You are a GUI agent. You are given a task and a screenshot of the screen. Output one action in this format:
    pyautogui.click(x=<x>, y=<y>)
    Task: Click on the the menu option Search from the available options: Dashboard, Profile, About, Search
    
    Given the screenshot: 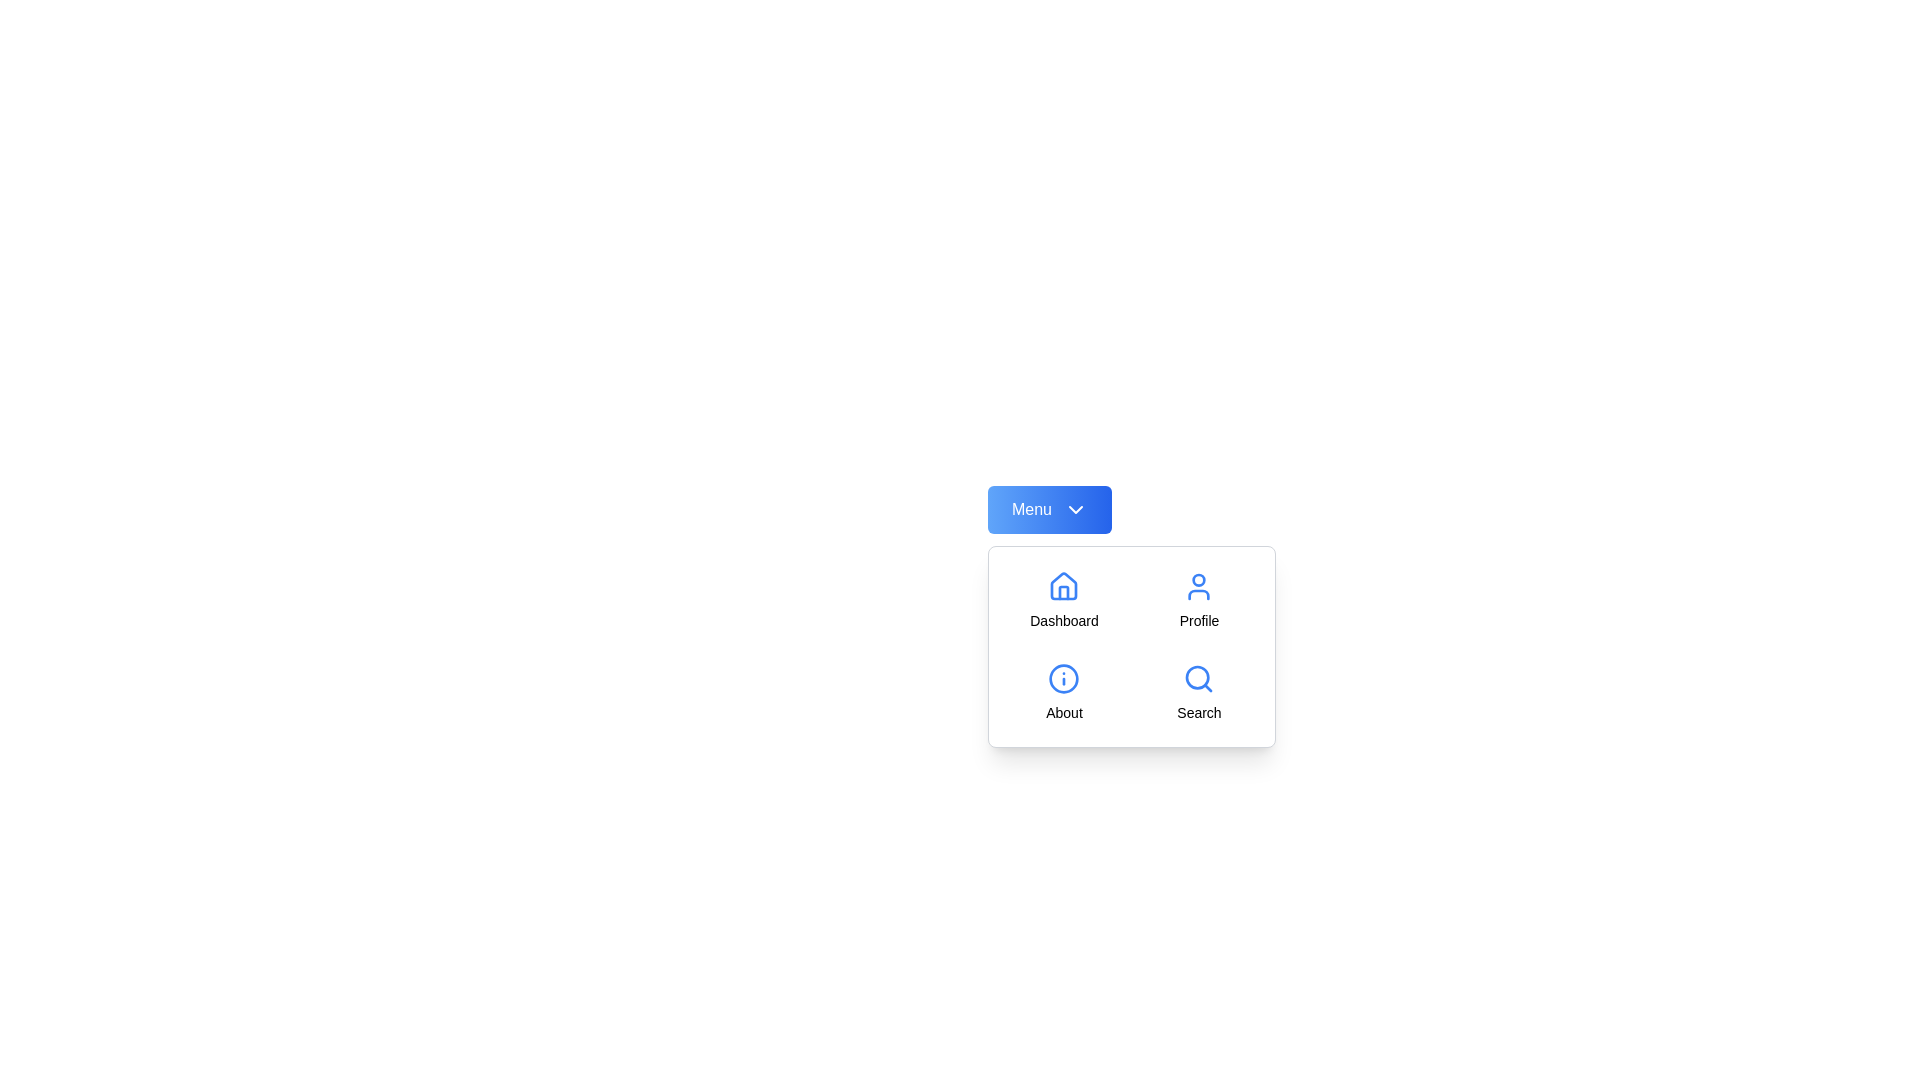 What is the action you would take?
    pyautogui.click(x=1199, y=692)
    